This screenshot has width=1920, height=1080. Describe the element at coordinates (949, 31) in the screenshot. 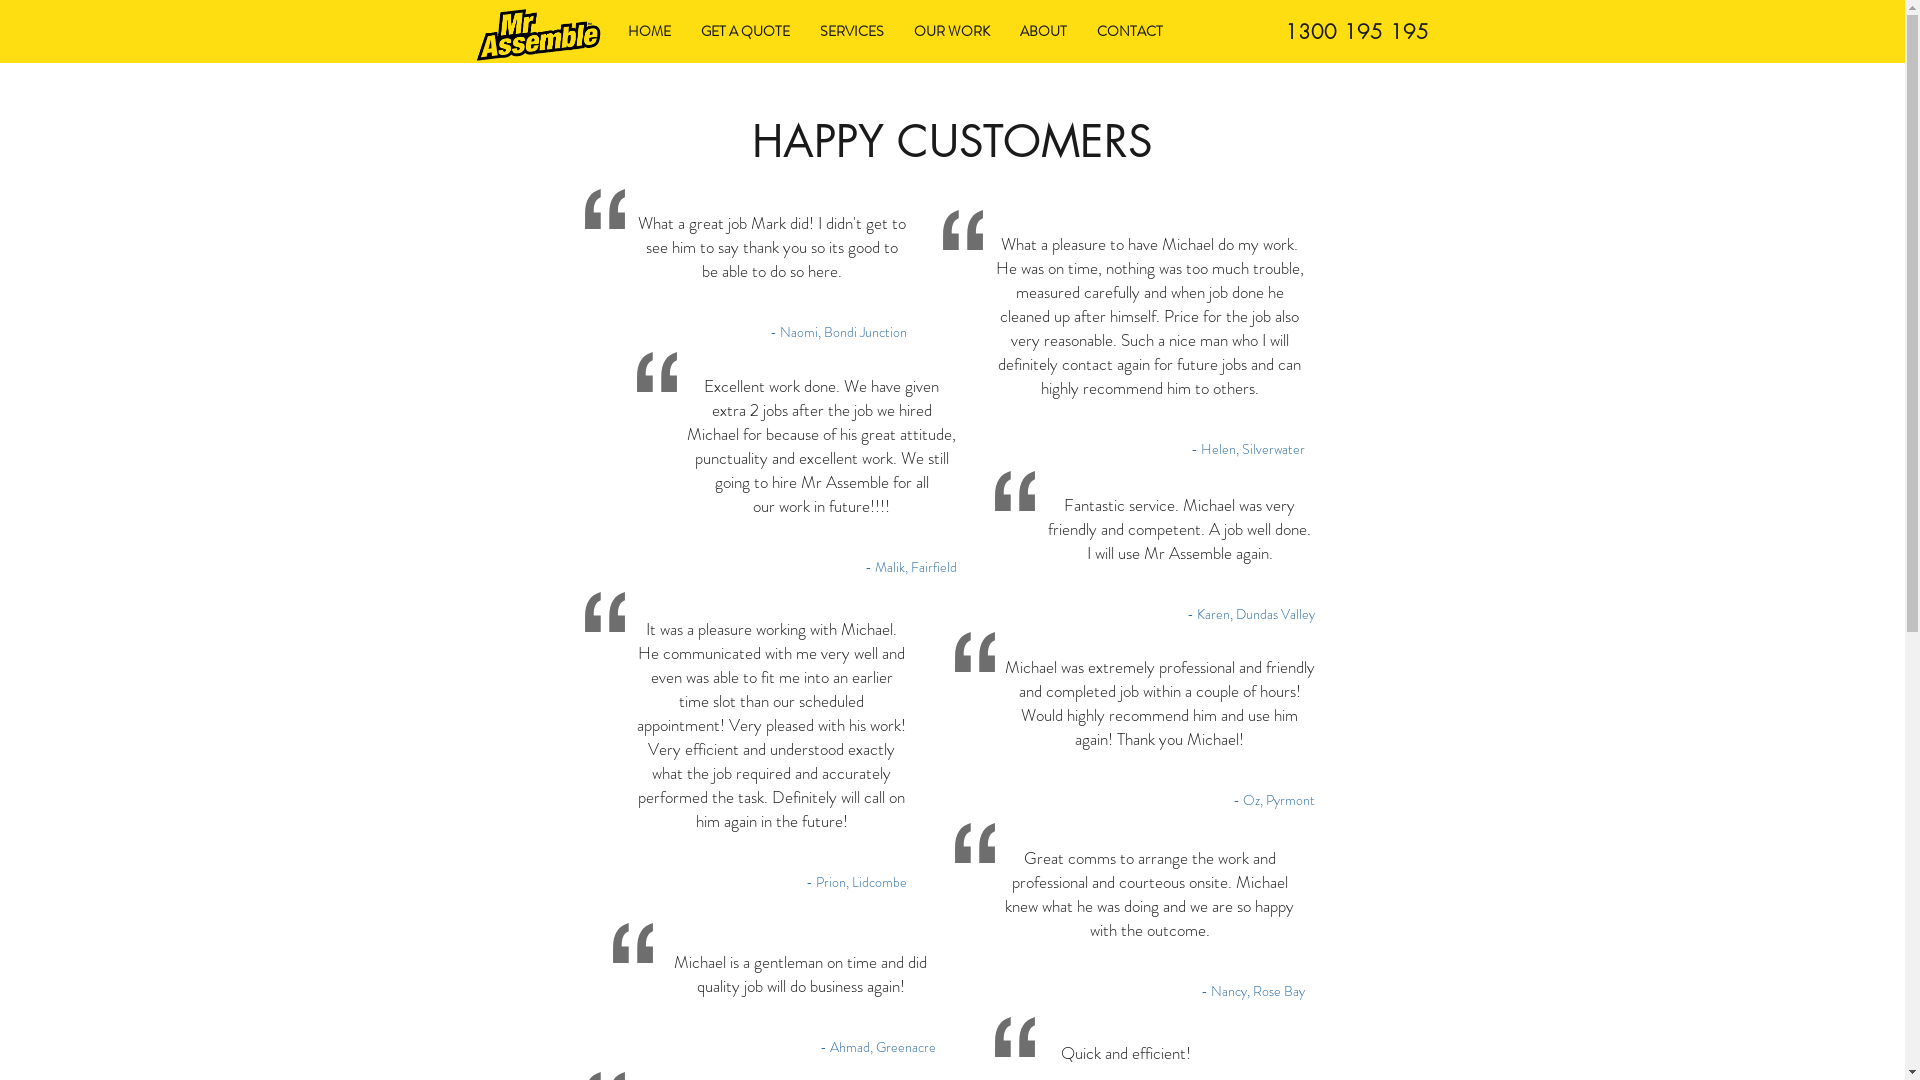

I see `'OUR WORK'` at that location.